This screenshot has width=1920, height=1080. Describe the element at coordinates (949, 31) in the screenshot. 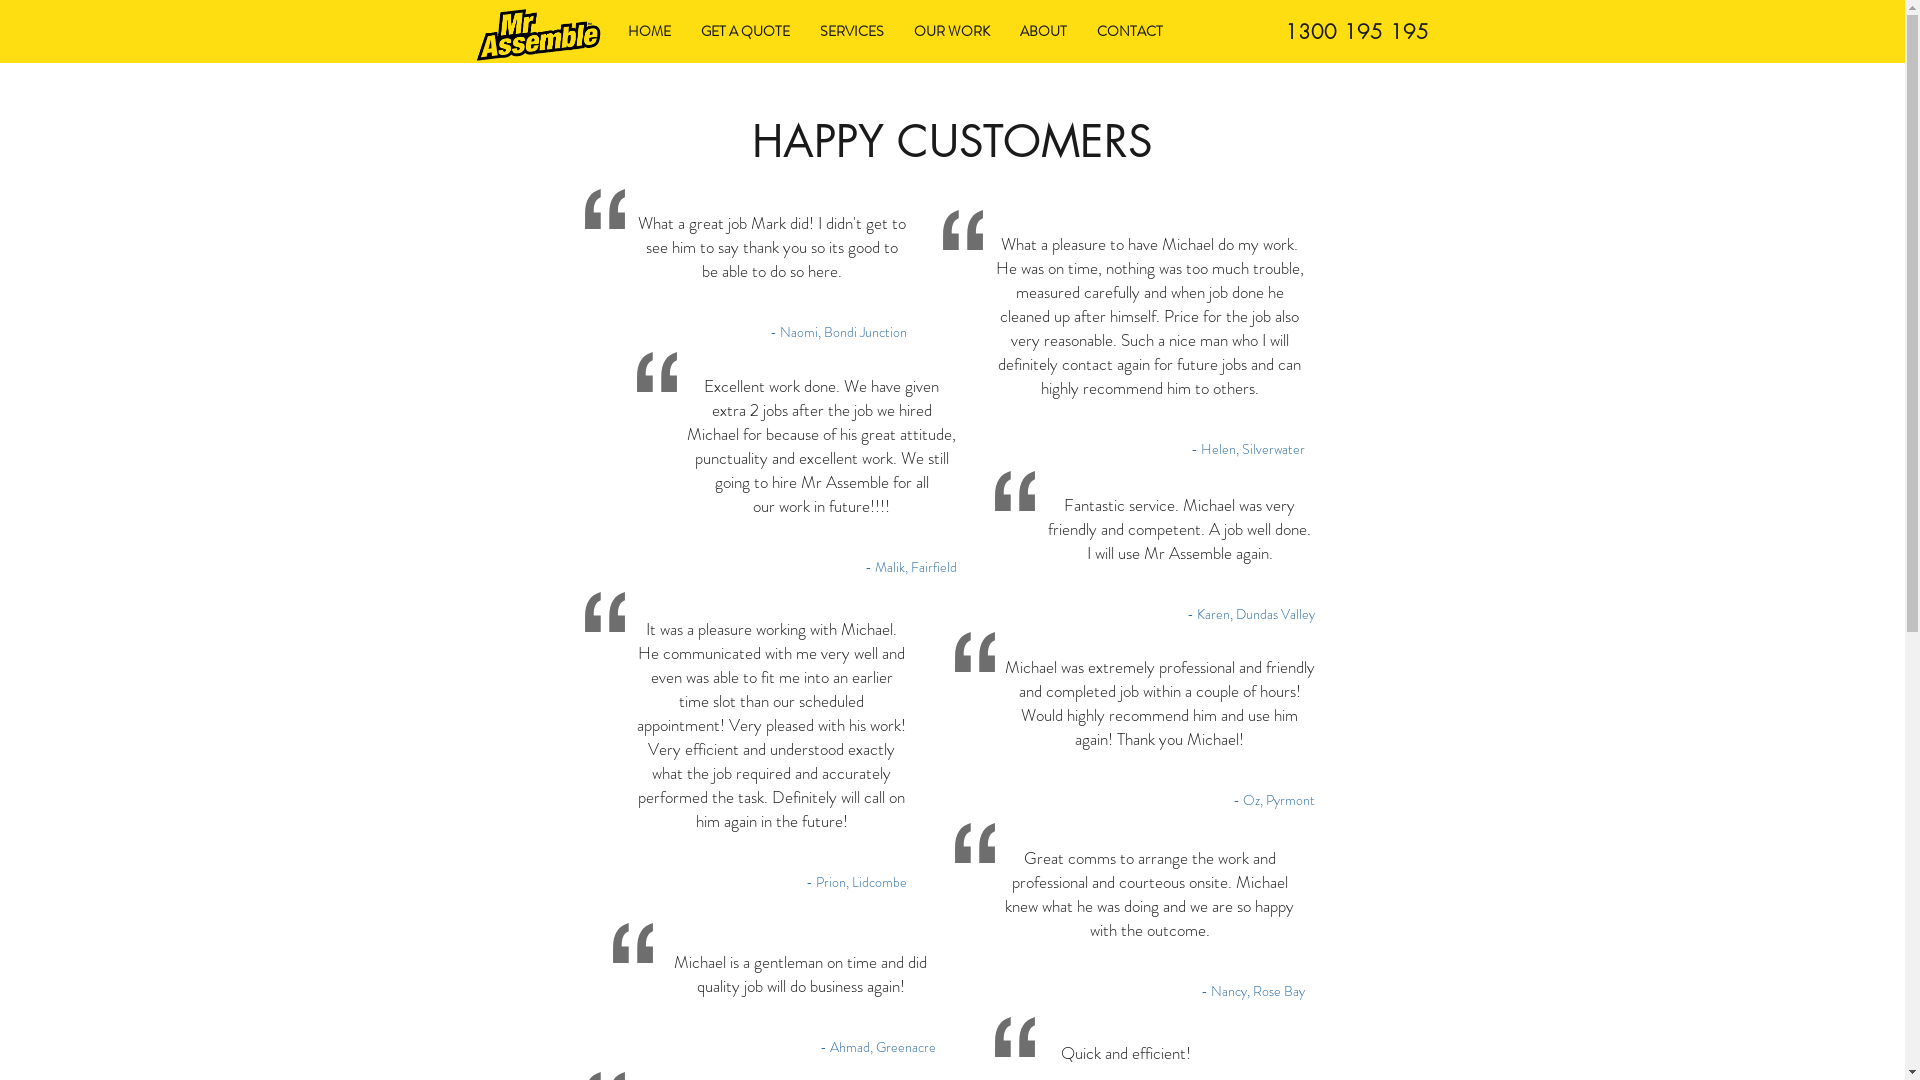

I see `'OUR WORK'` at that location.